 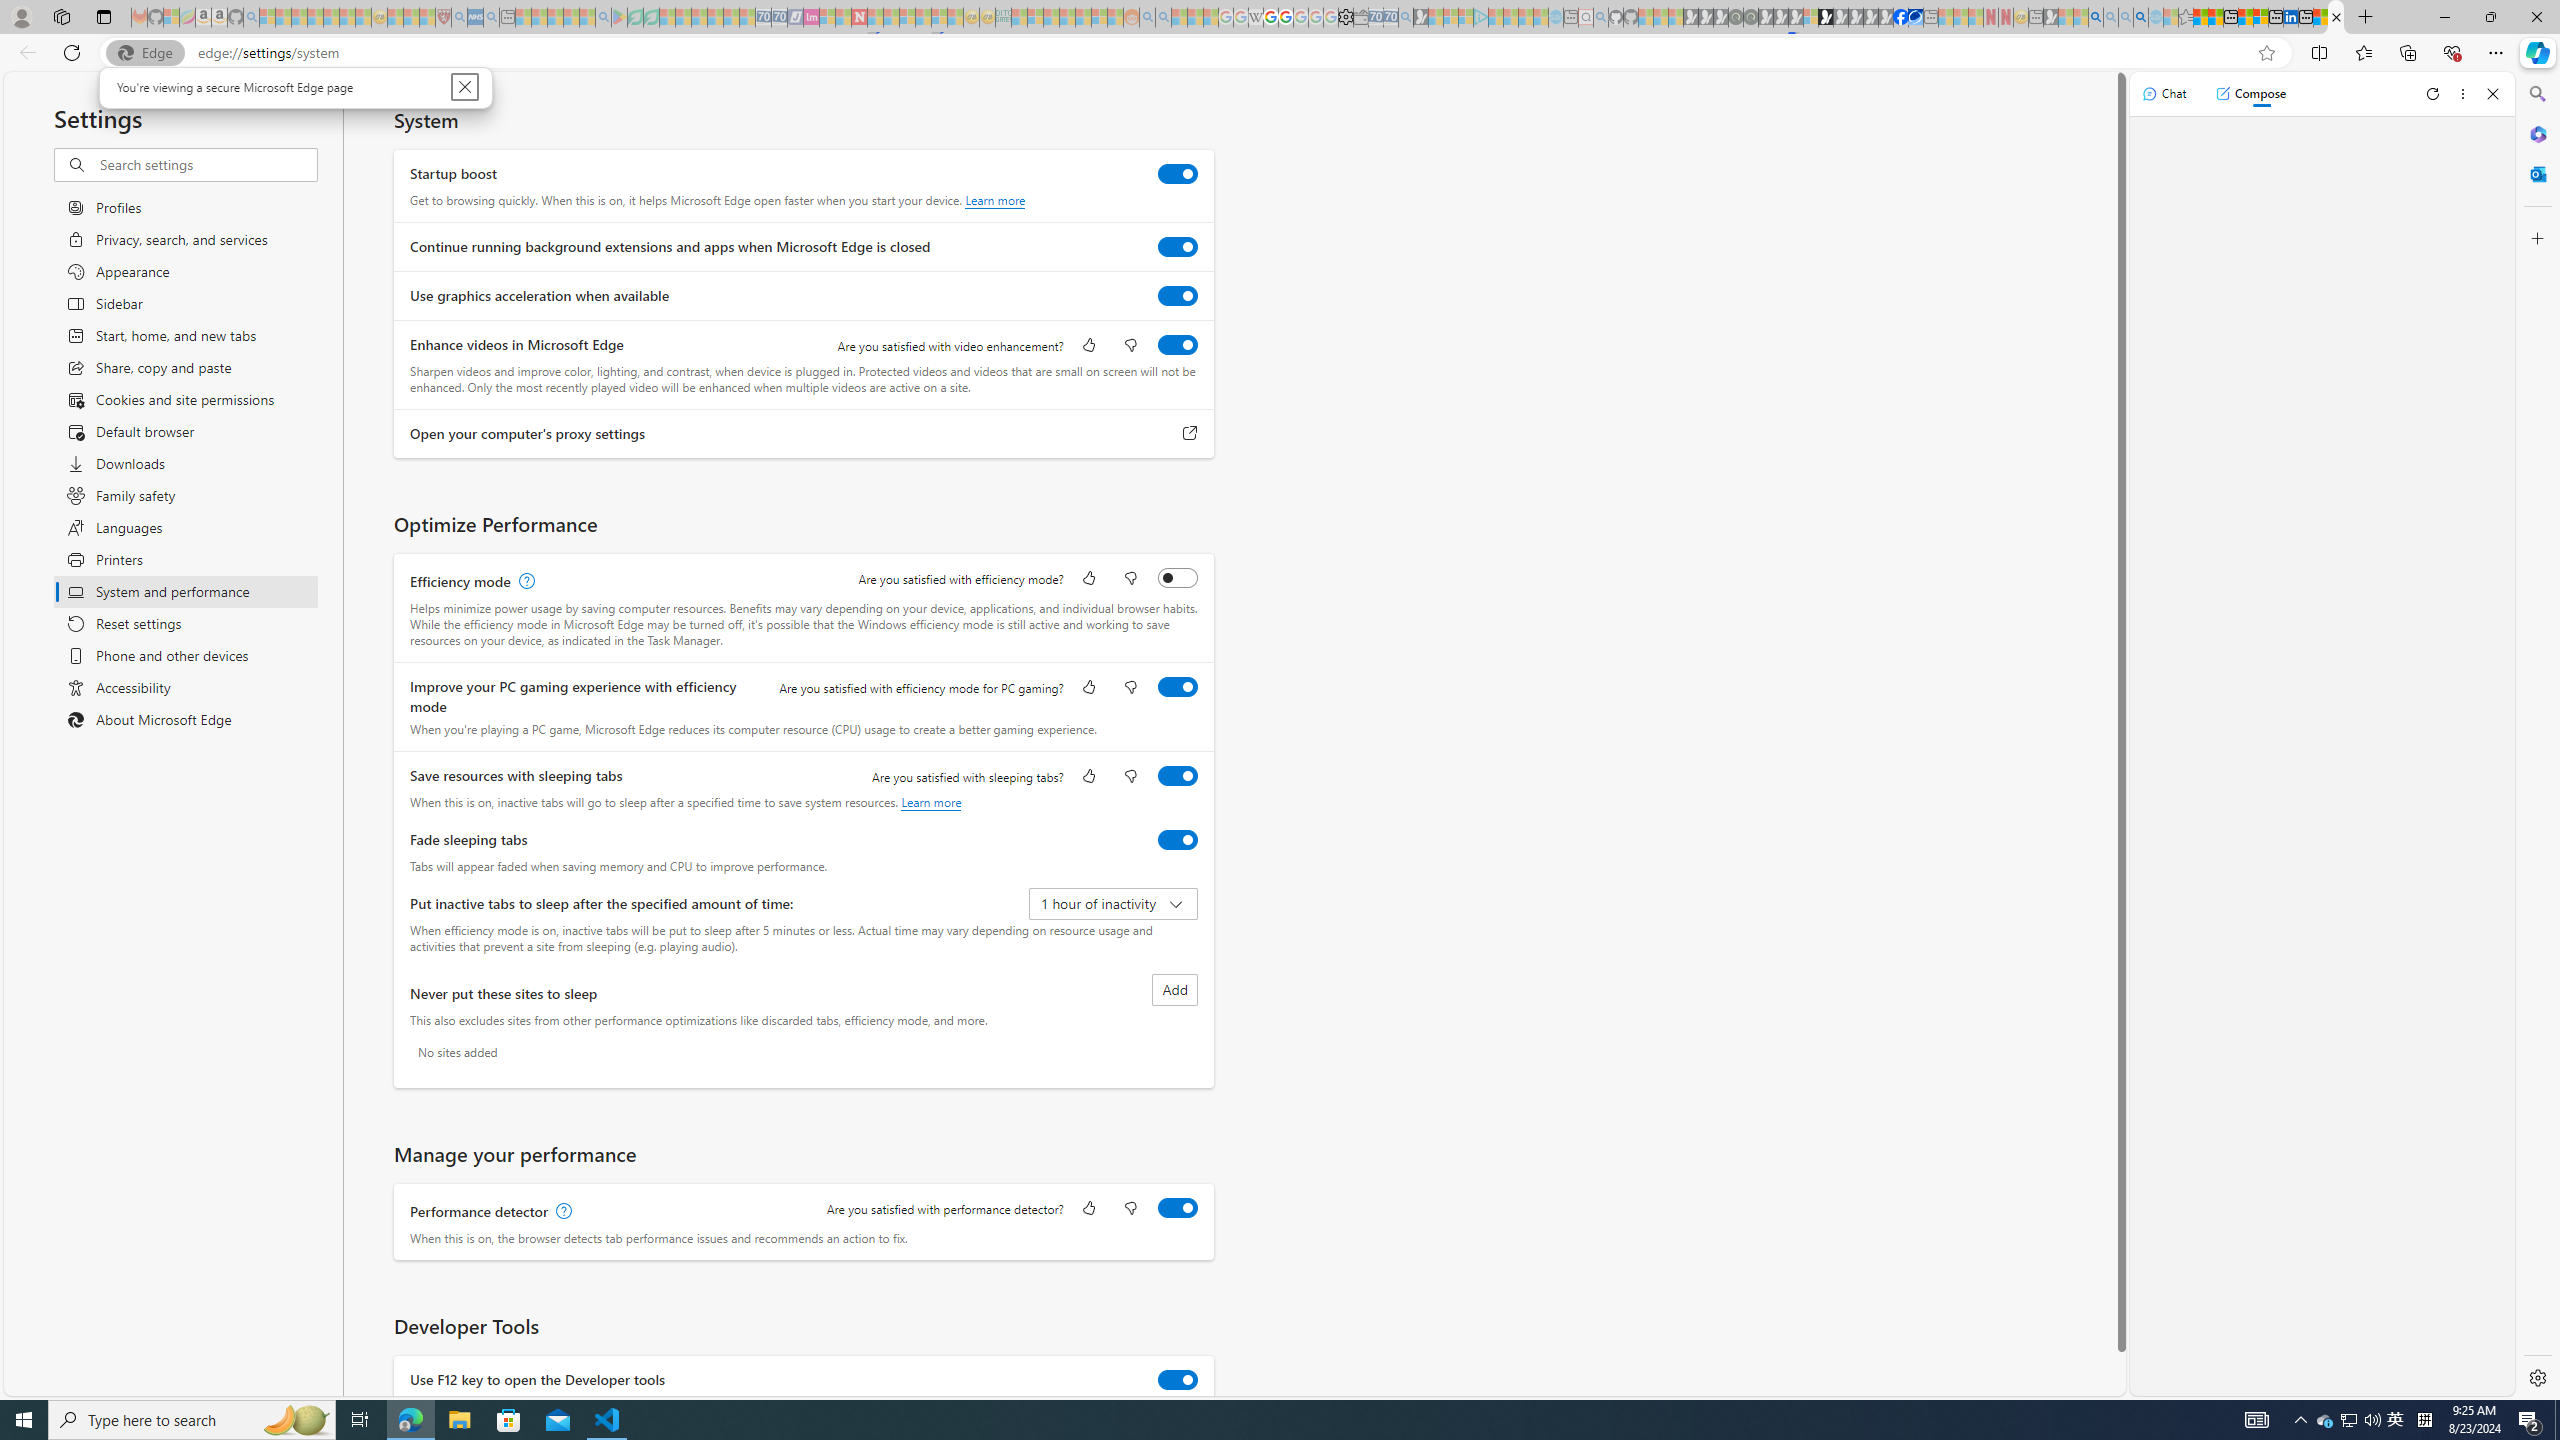 I want to click on 'Notification Chevron', so click(x=2300, y=1418).